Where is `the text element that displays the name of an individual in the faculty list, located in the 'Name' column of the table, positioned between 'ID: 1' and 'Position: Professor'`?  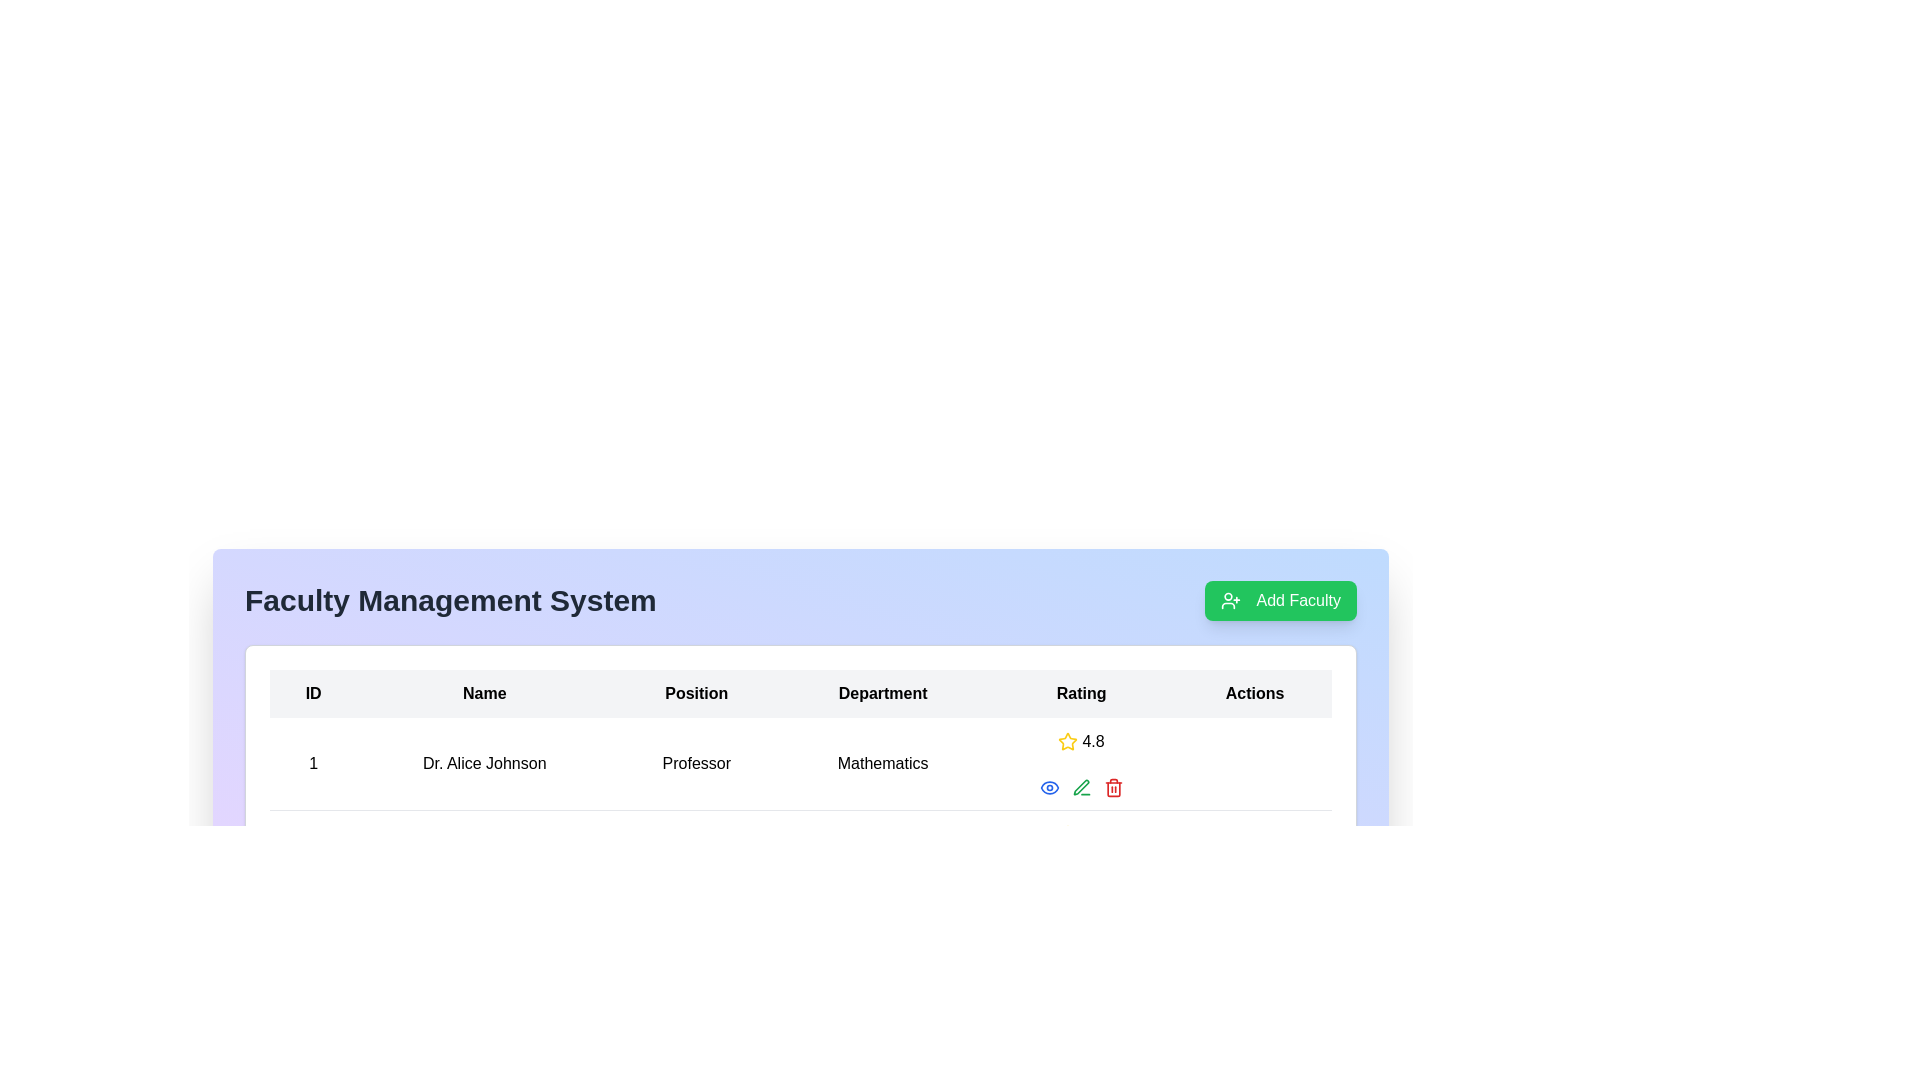 the text element that displays the name of an individual in the faculty list, located in the 'Name' column of the table, positioned between 'ID: 1' and 'Position: Professor' is located at coordinates (484, 764).